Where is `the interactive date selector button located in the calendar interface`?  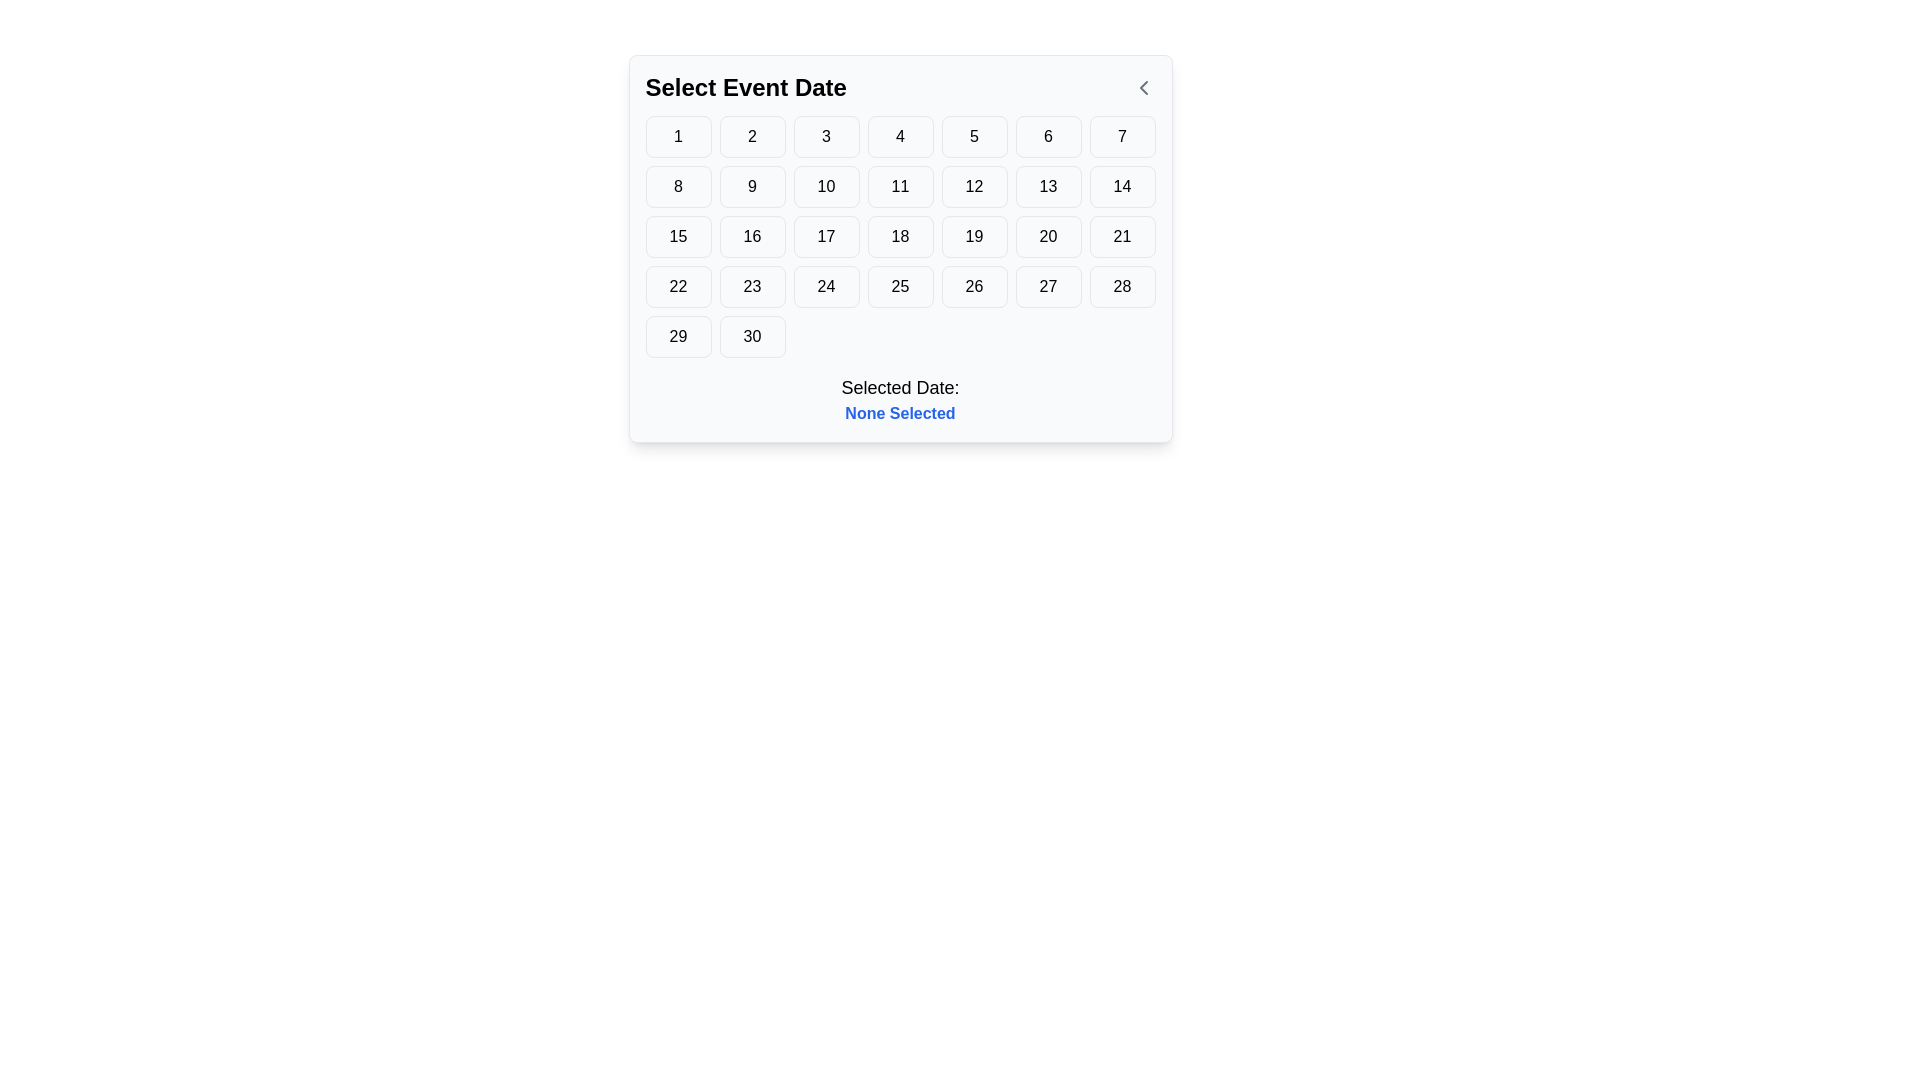
the interactive date selector button located in the calendar interface is located at coordinates (751, 235).